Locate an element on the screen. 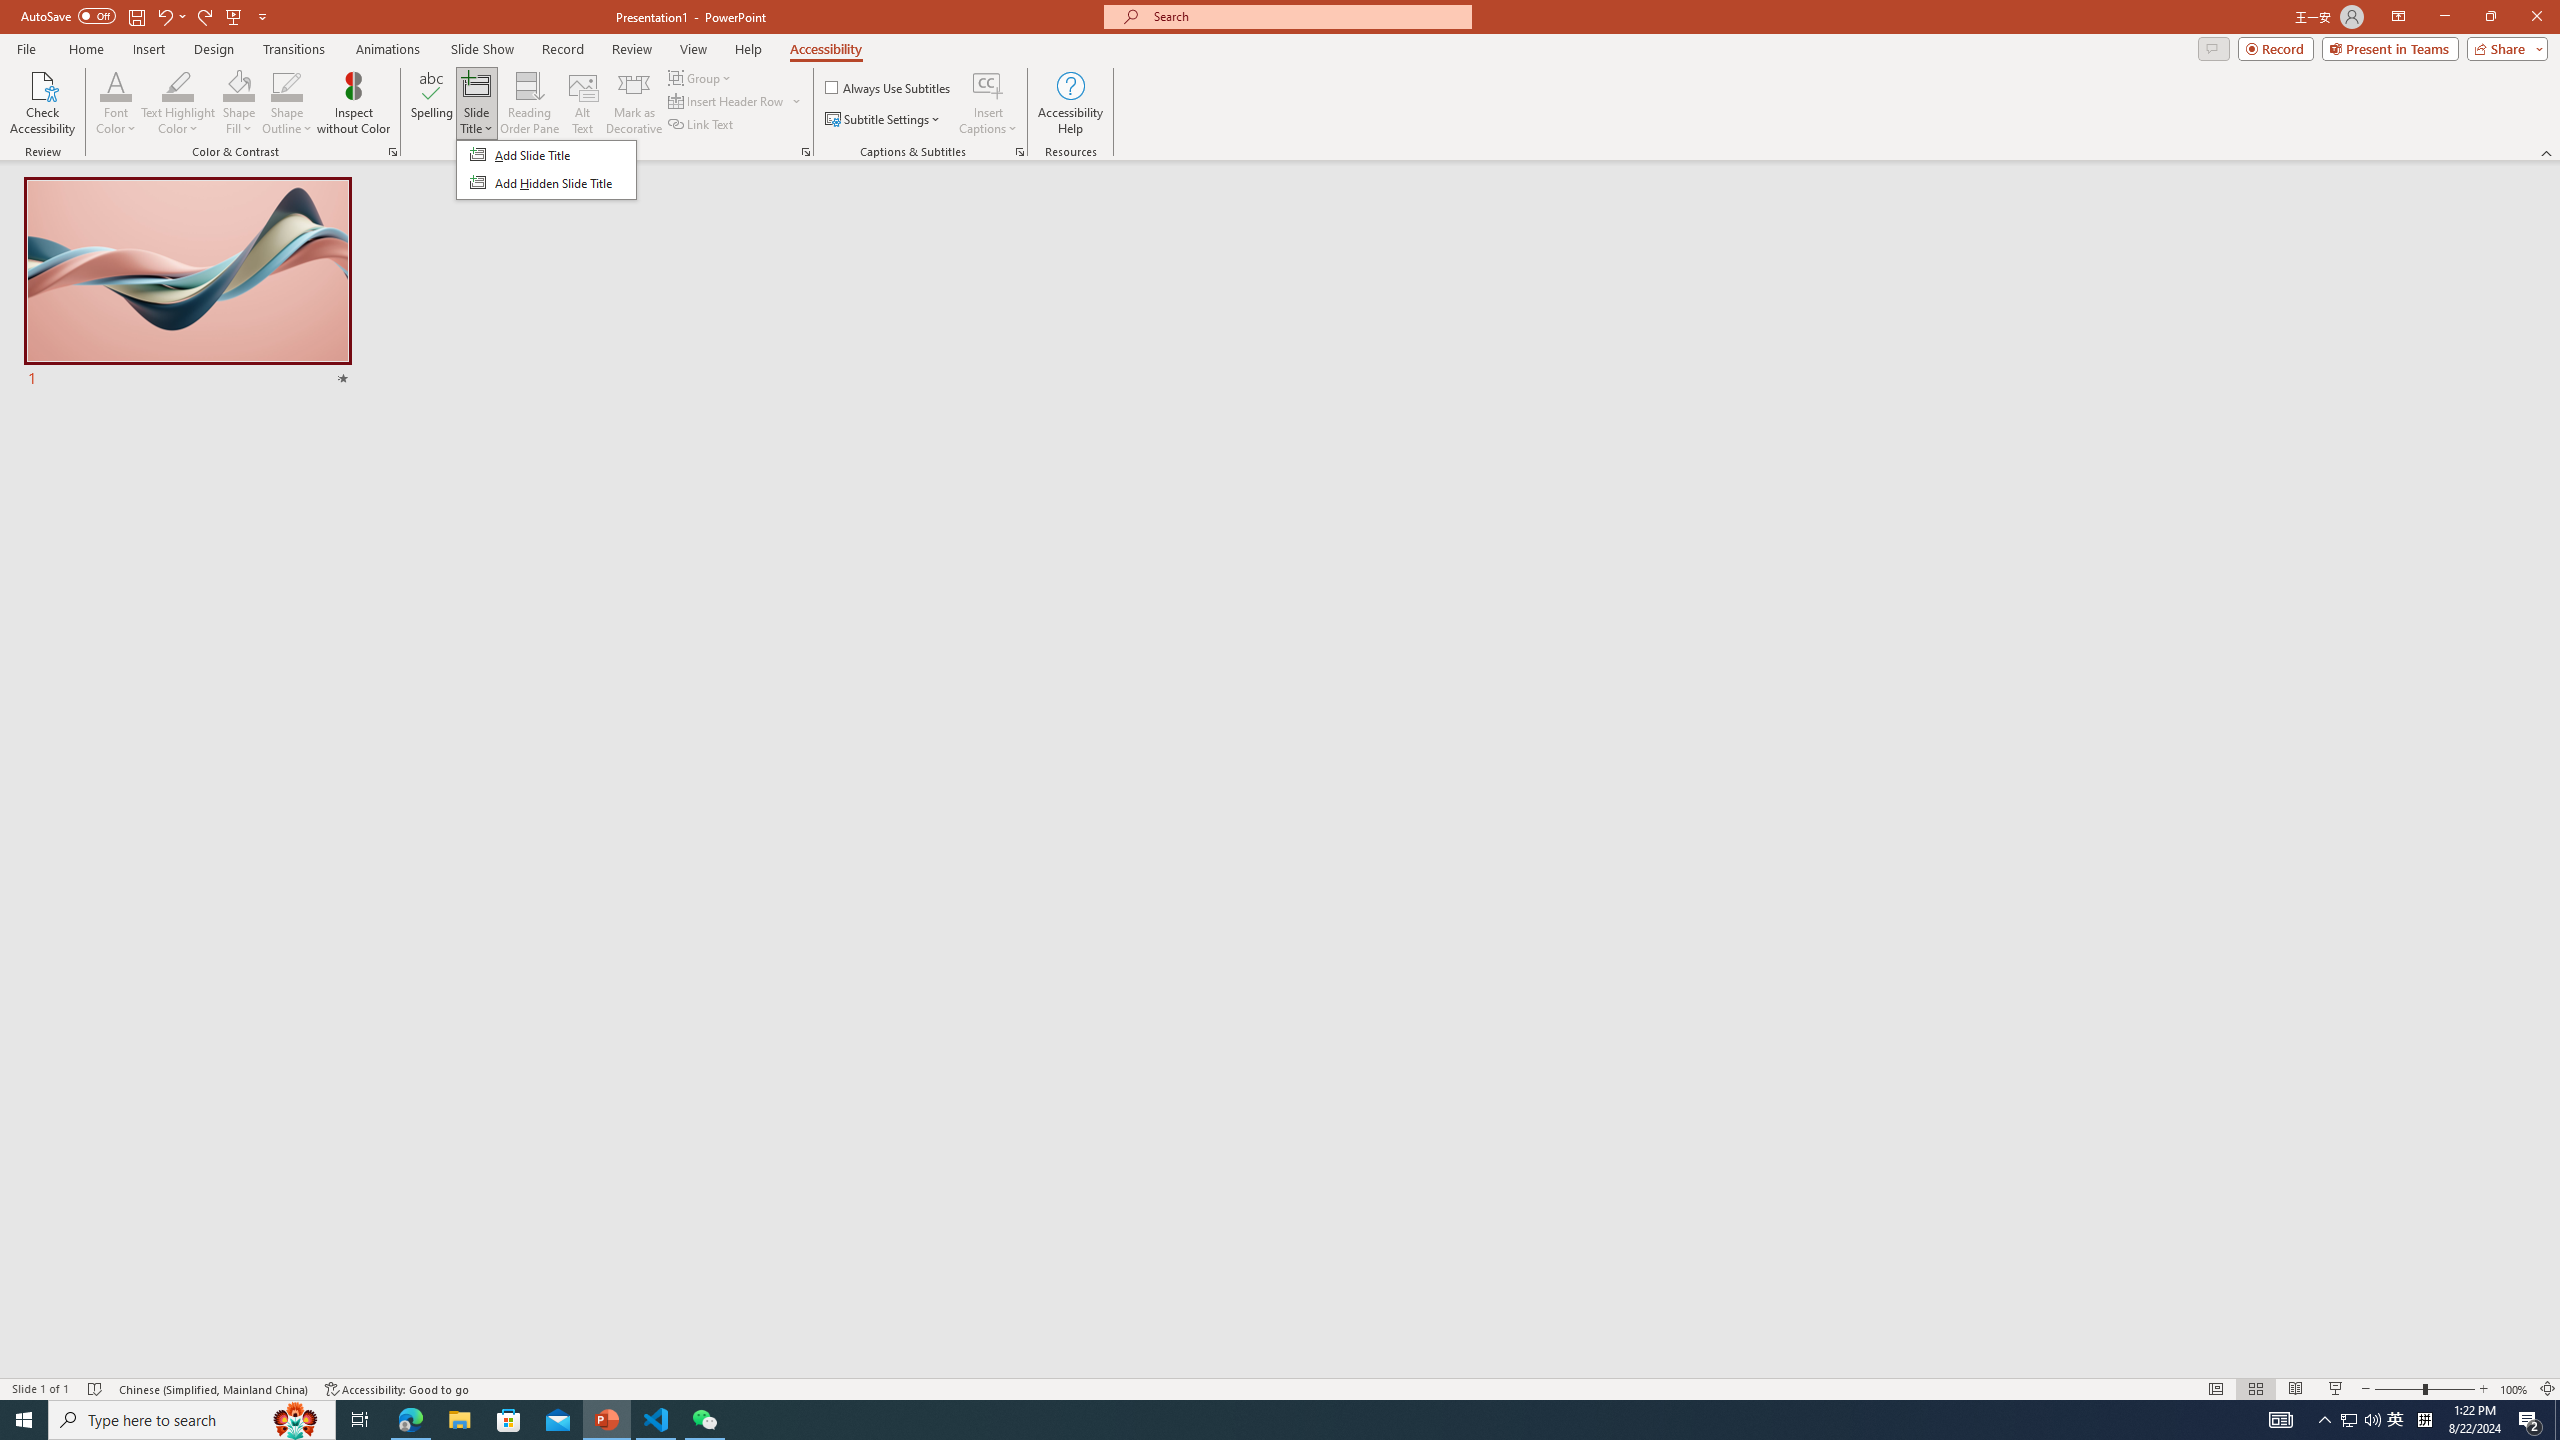 This screenshot has height=1440, width=2560. 'Always Use Subtitles' is located at coordinates (888, 87).